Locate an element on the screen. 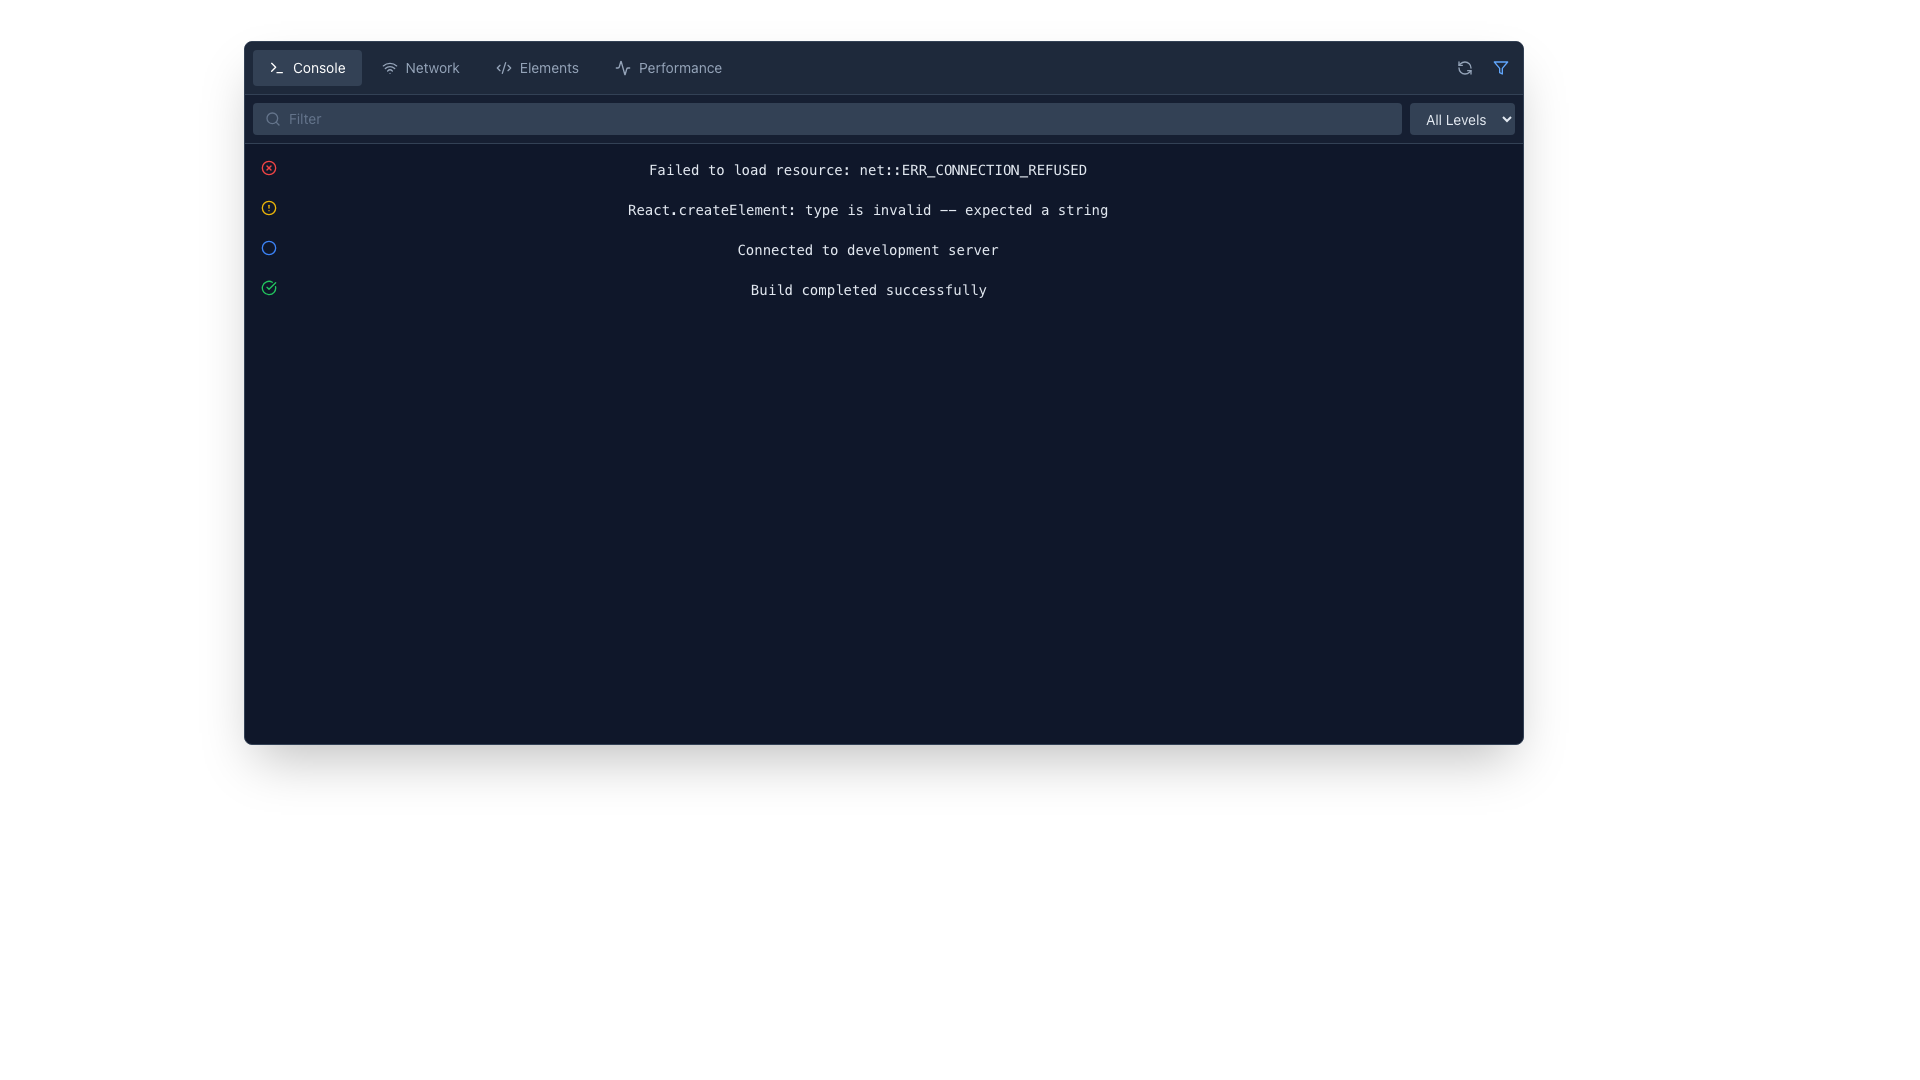 The image size is (1920, 1080). warning message content from the Notification item in the log list, which indicates an issue encountered during runtime related to React.createElement is located at coordinates (882, 209).